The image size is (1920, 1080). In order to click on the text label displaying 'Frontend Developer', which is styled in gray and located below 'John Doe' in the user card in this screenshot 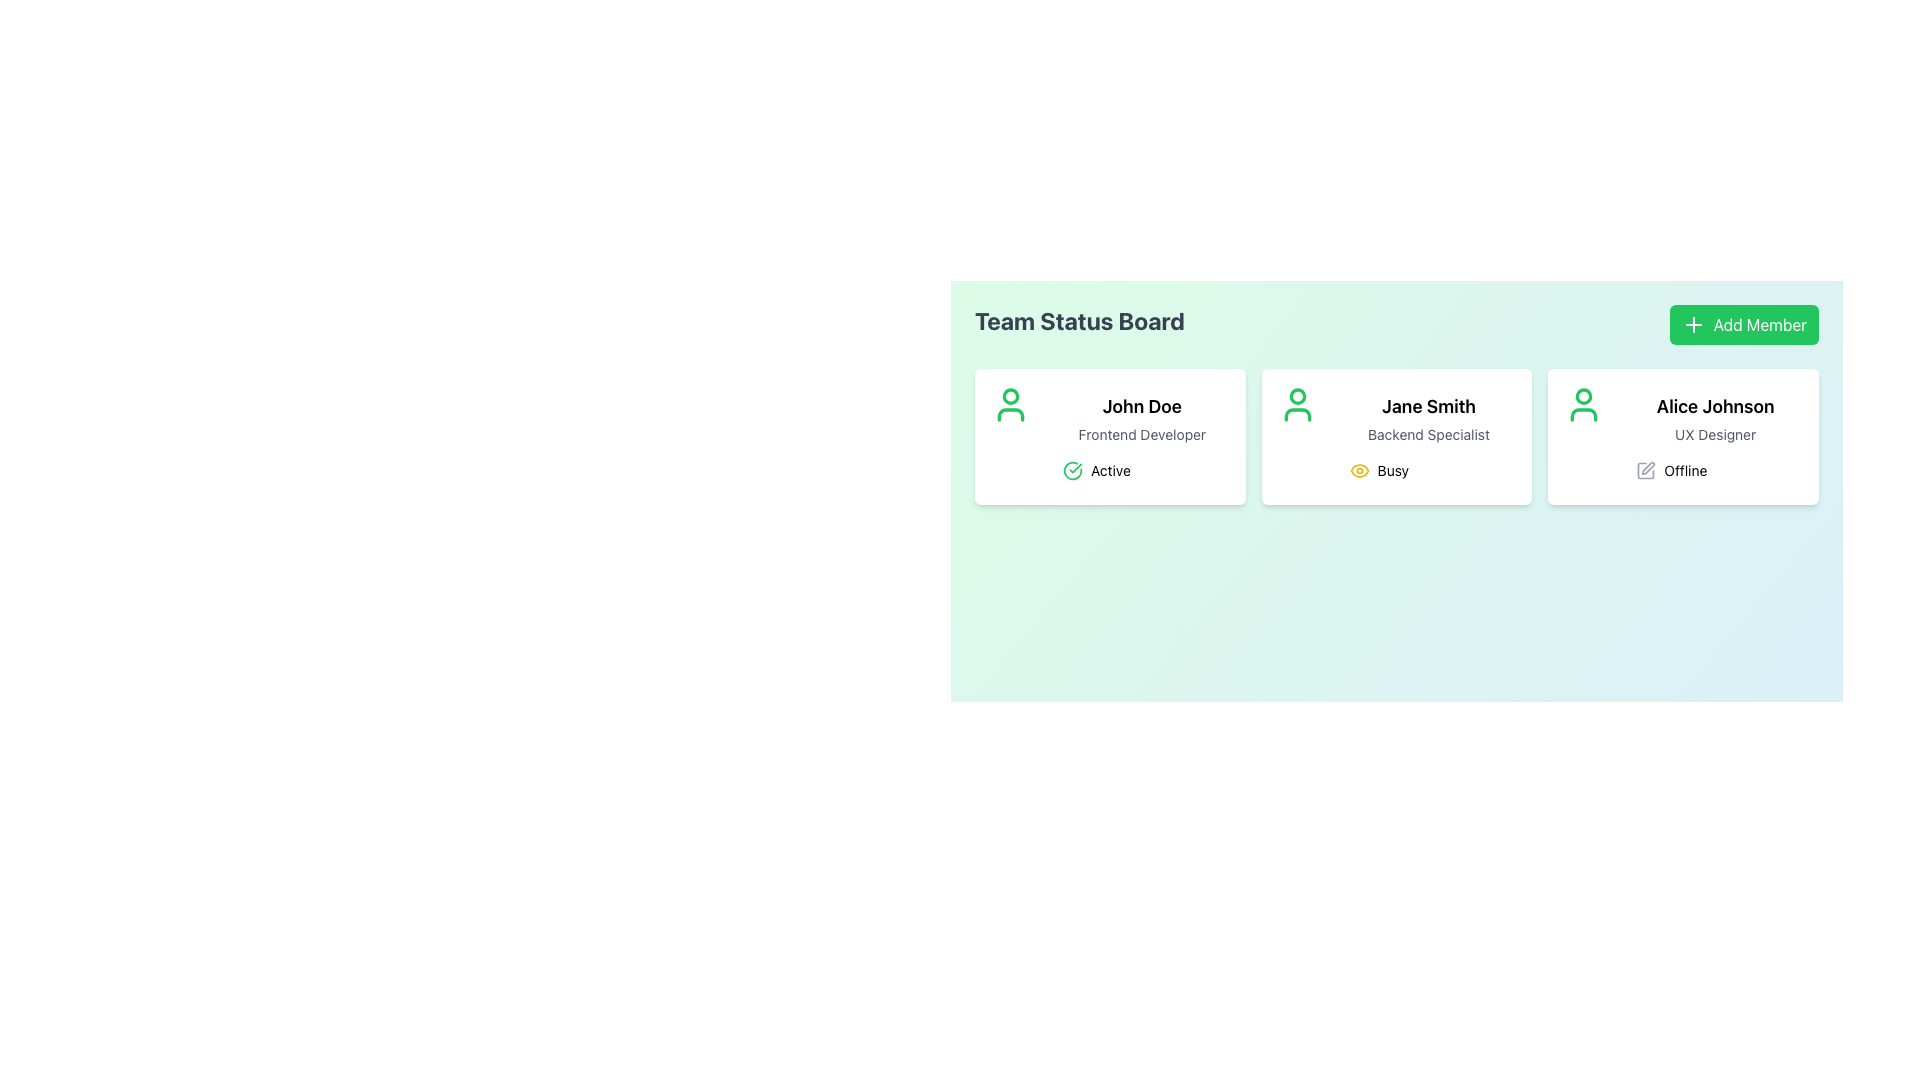, I will do `click(1142, 434)`.